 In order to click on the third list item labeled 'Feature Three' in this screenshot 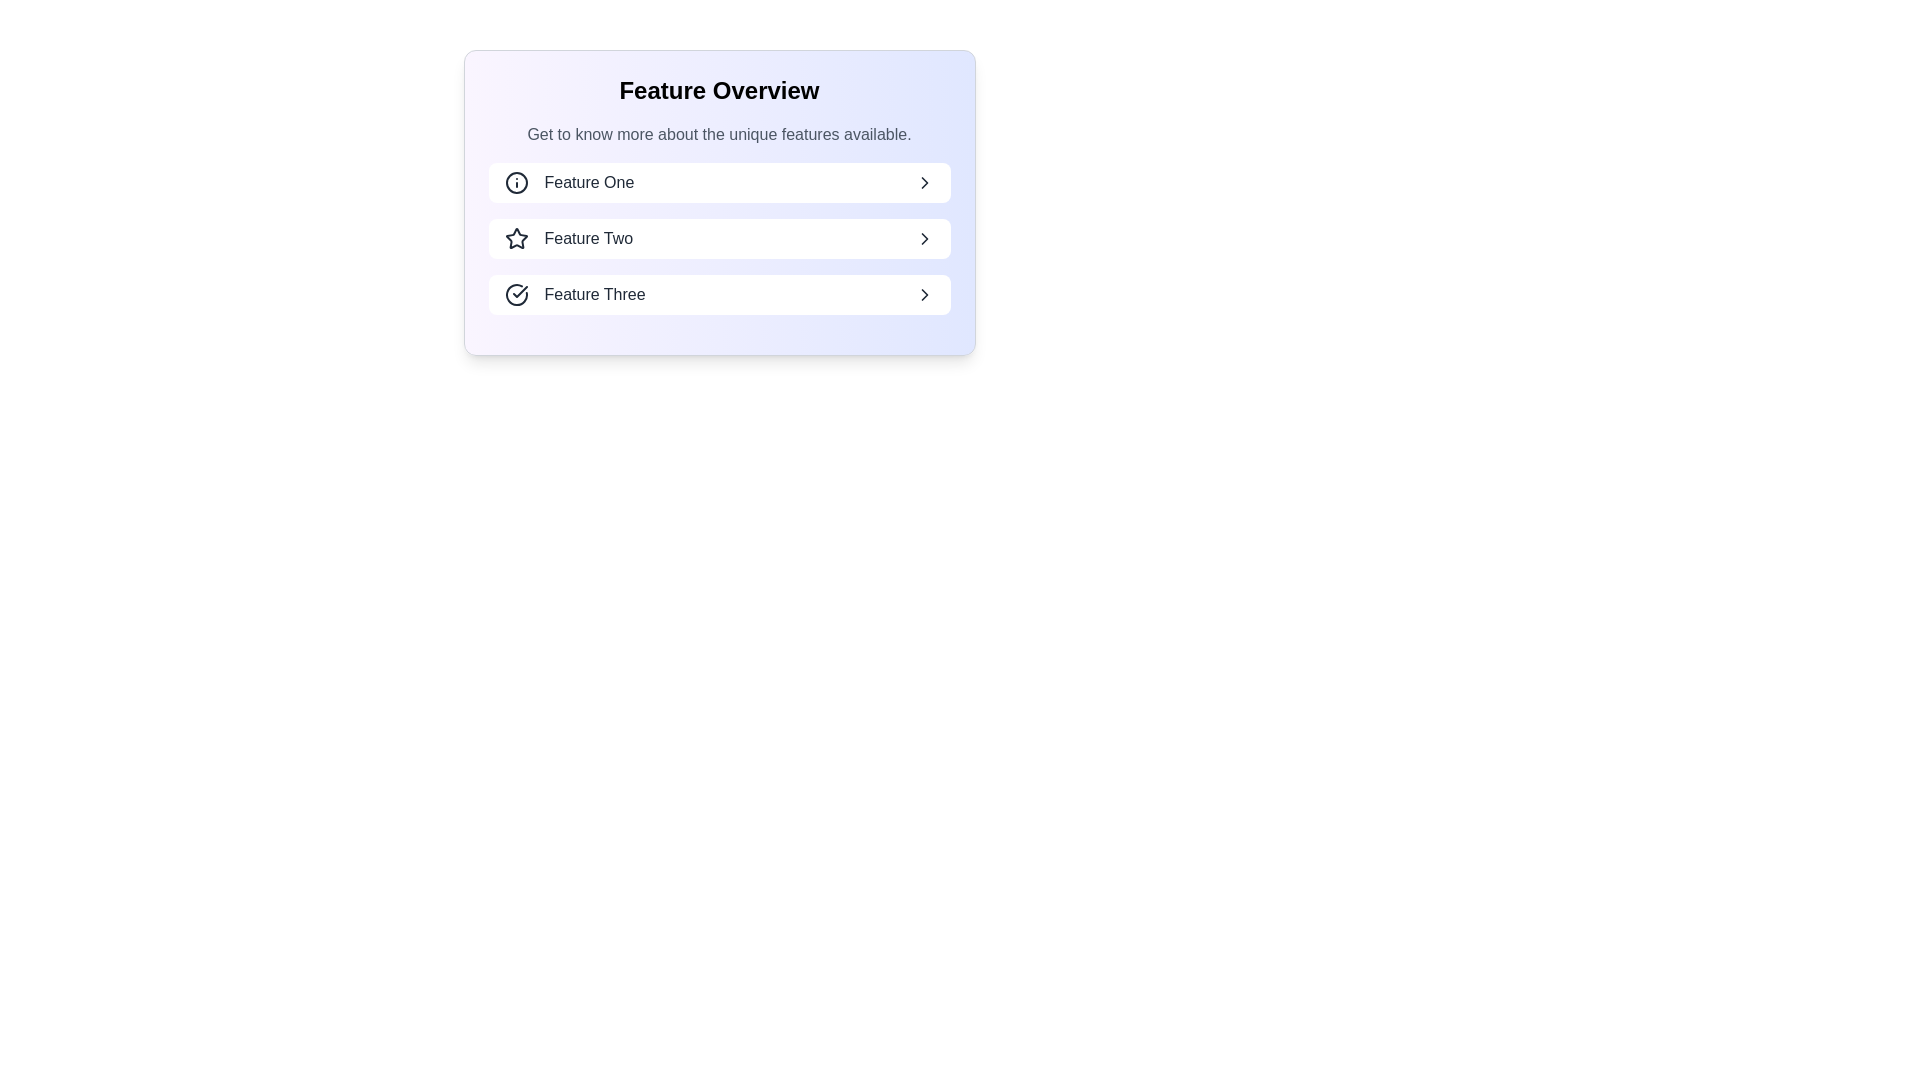, I will do `click(719, 294)`.